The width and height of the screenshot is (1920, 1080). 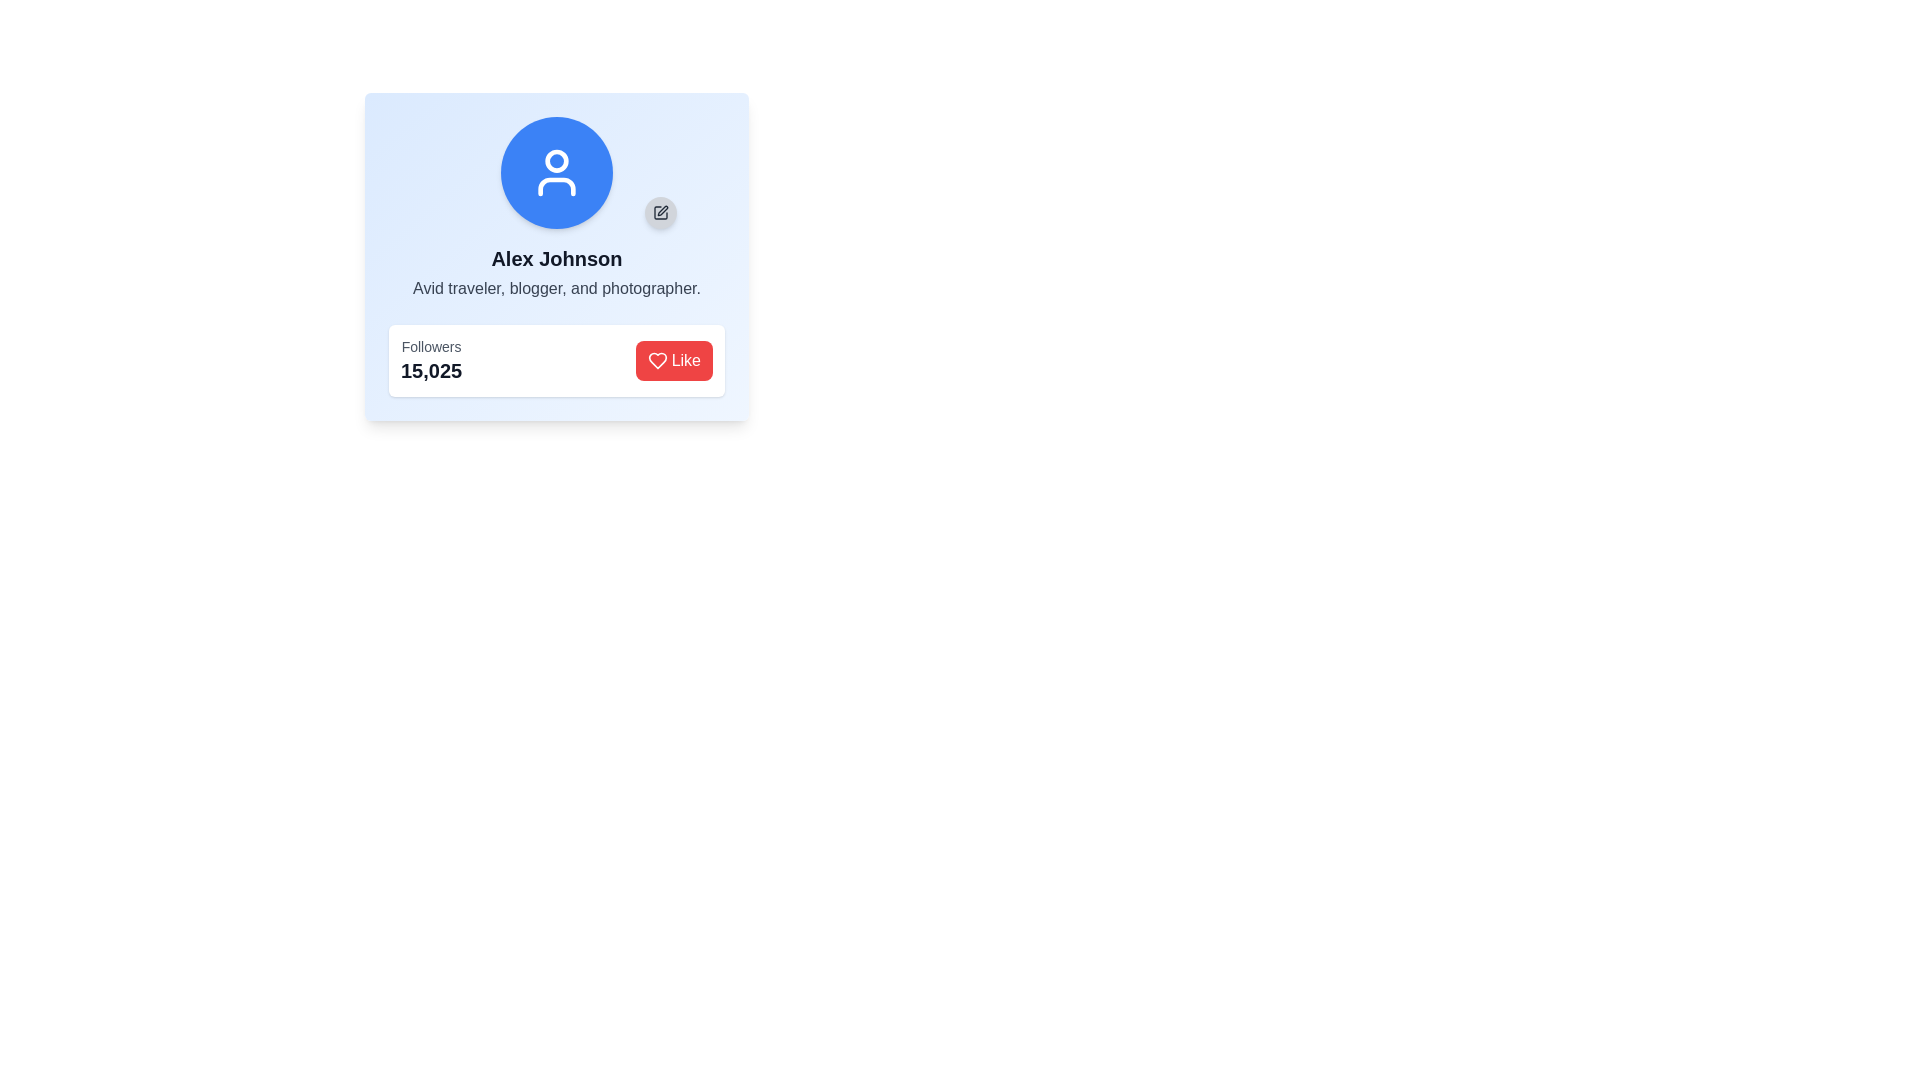 What do you see at coordinates (556, 273) in the screenshot?
I see `the text component that introduces Alex Johnson, located below the circular user icon and above follower statistics and a like button` at bounding box center [556, 273].